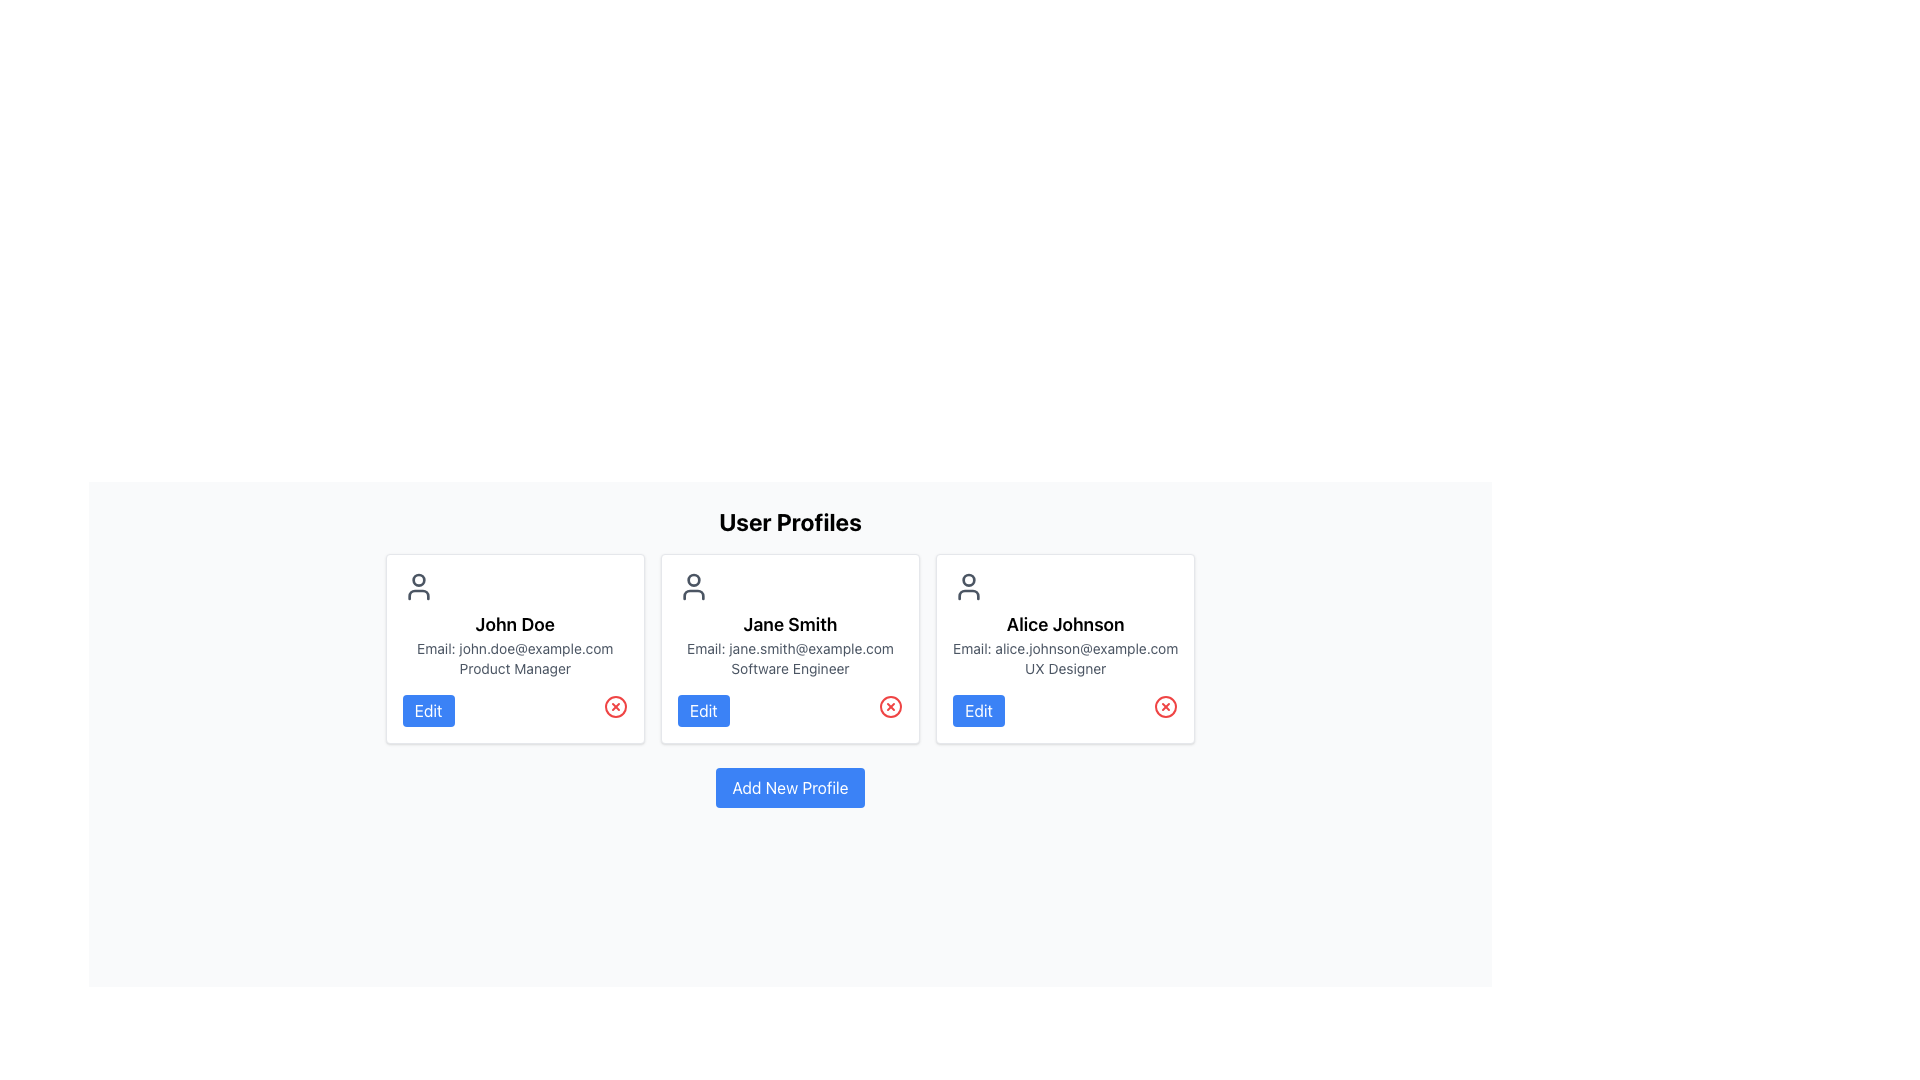  What do you see at coordinates (515, 668) in the screenshot?
I see `the third text row indicating the role of the user John Doe within the first user profile card on the leftmost side of the interface` at bounding box center [515, 668].